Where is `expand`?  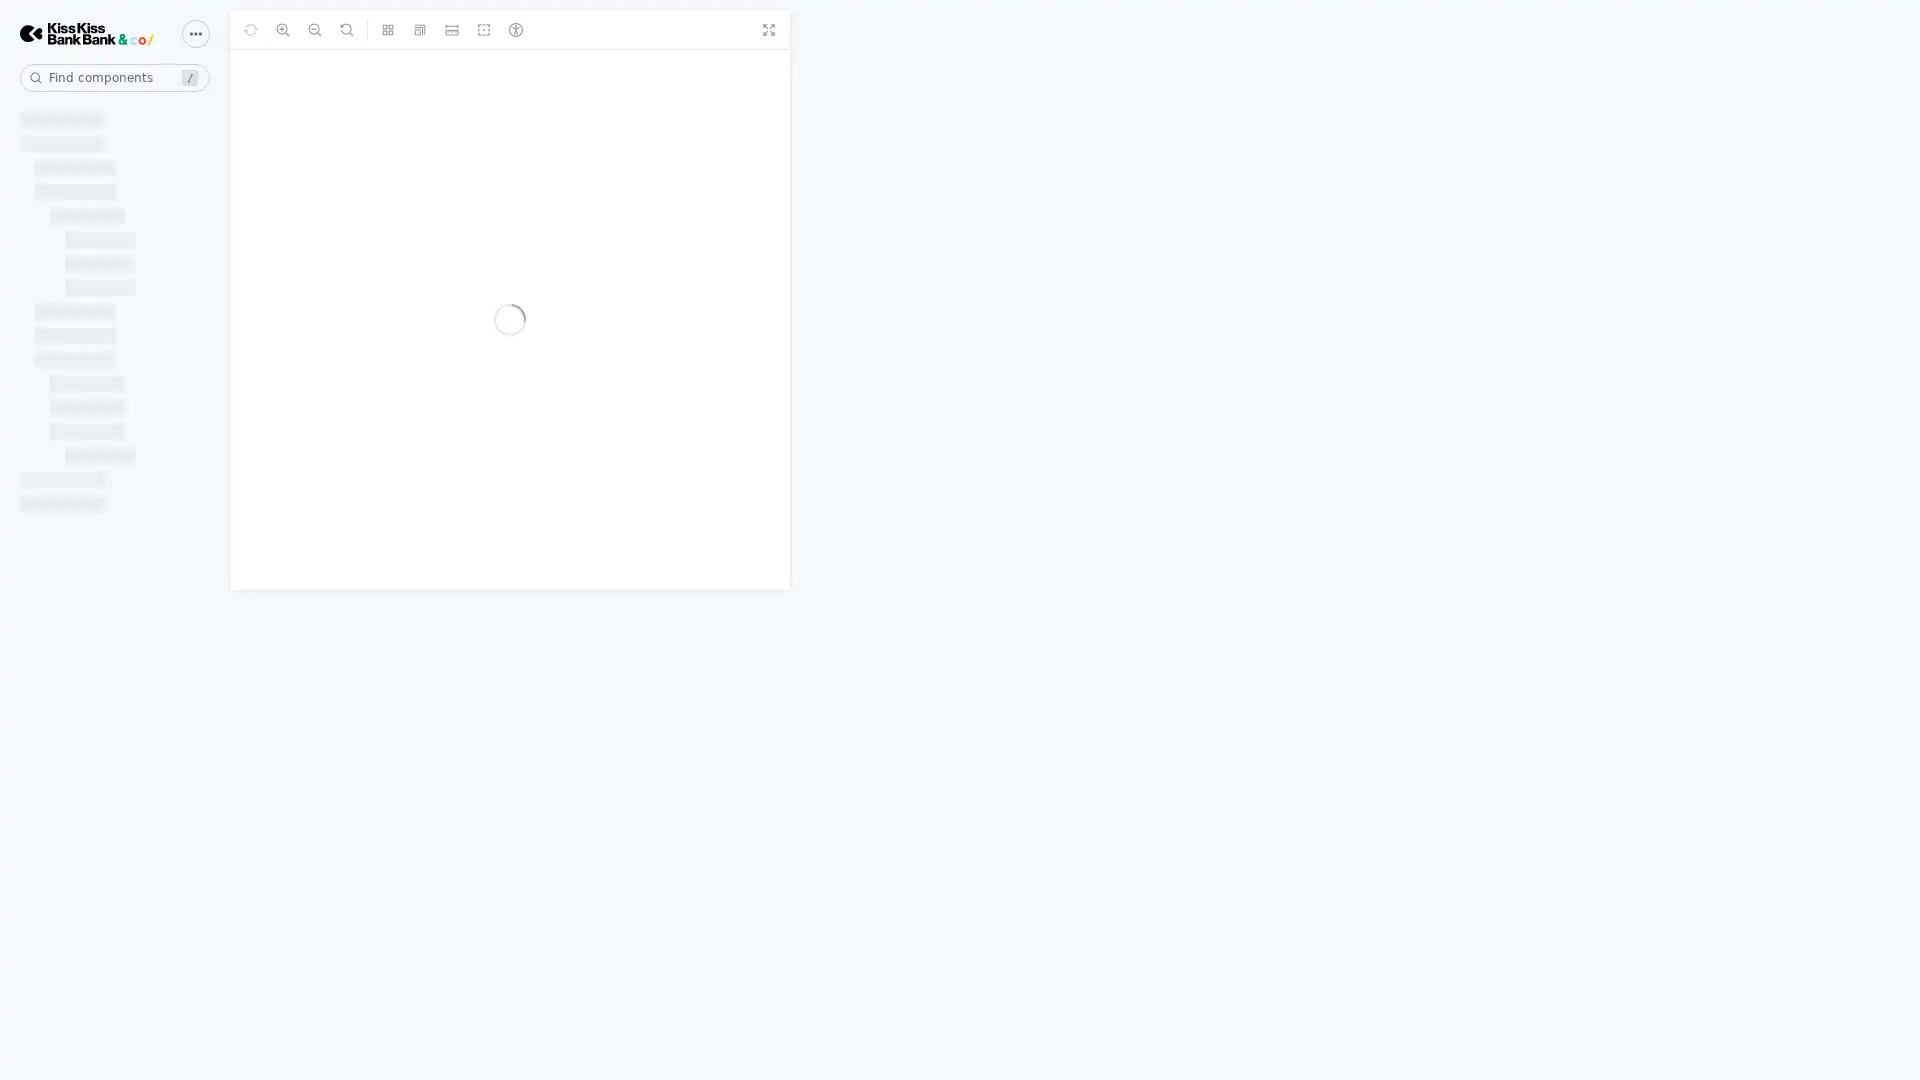
expand is located at coordinates (200, 878).